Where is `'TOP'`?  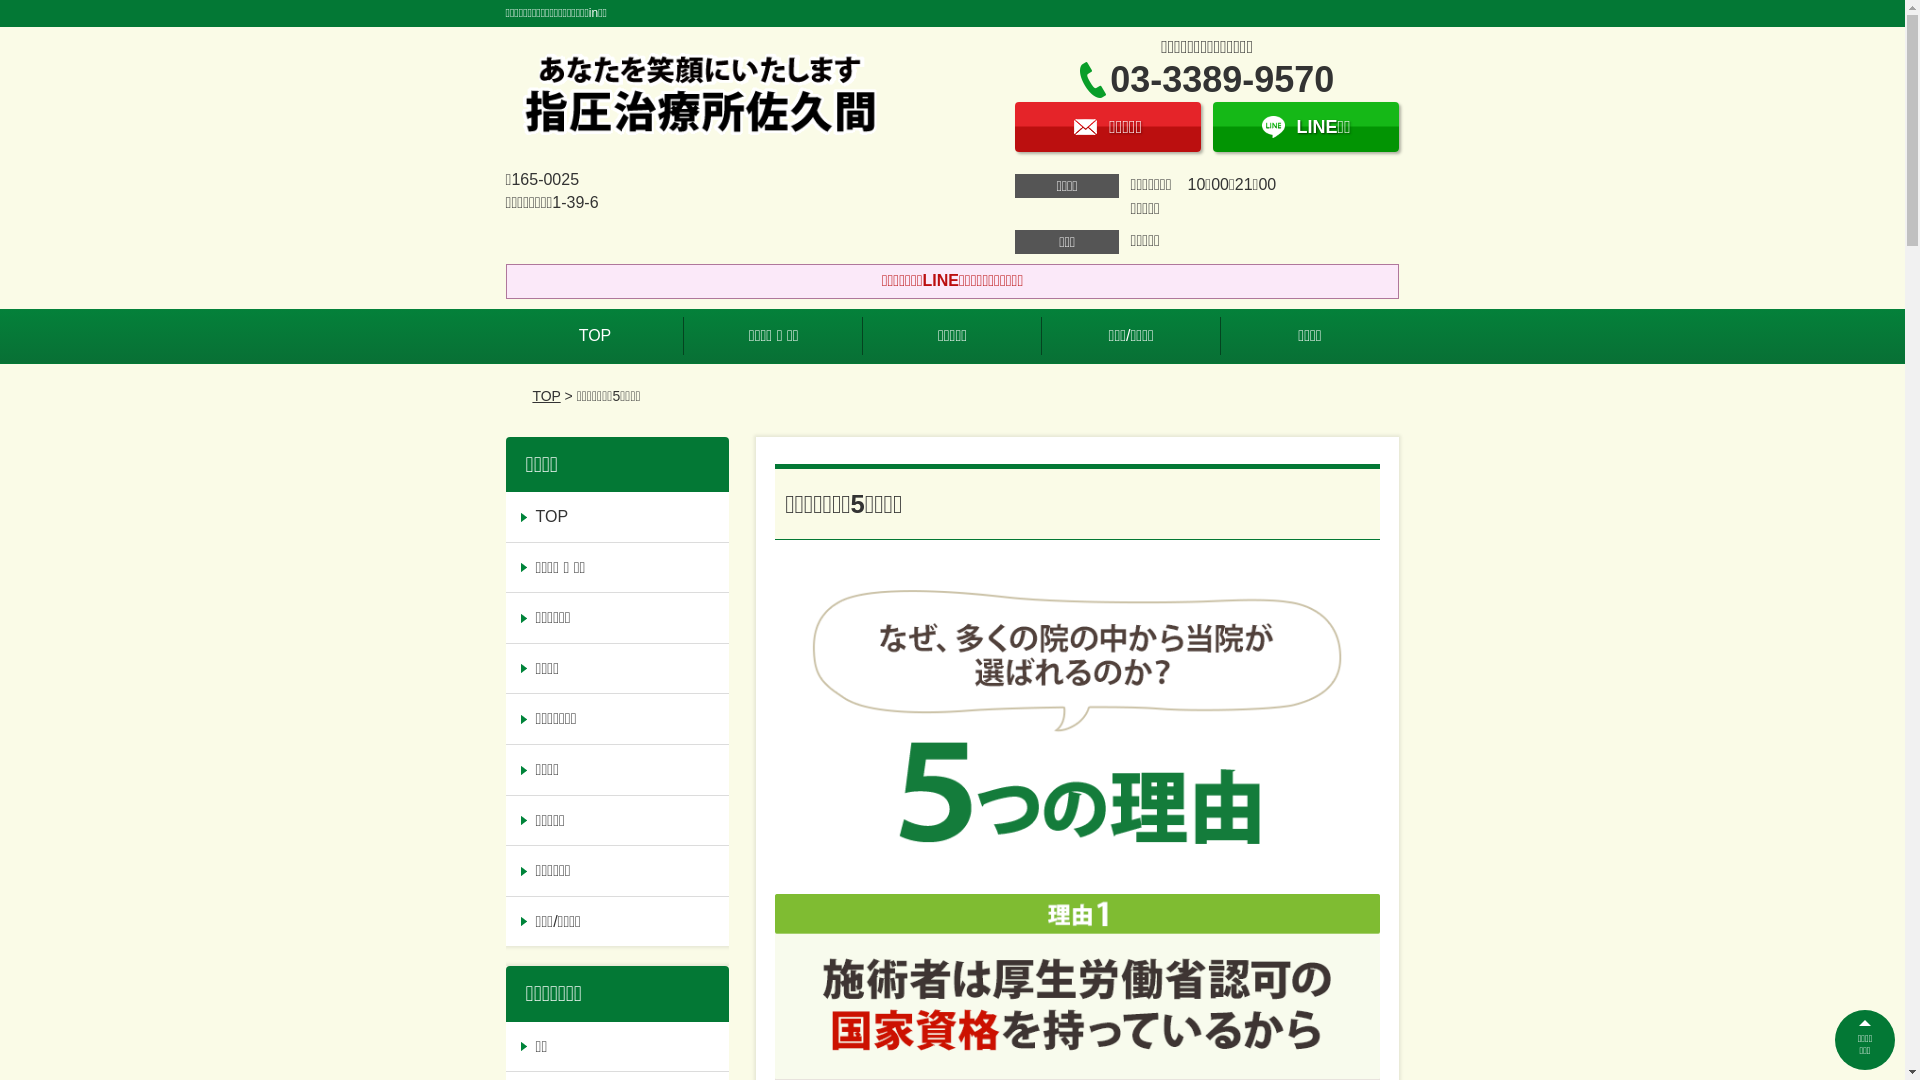 'TOP' is located at coordinates (616, 515).